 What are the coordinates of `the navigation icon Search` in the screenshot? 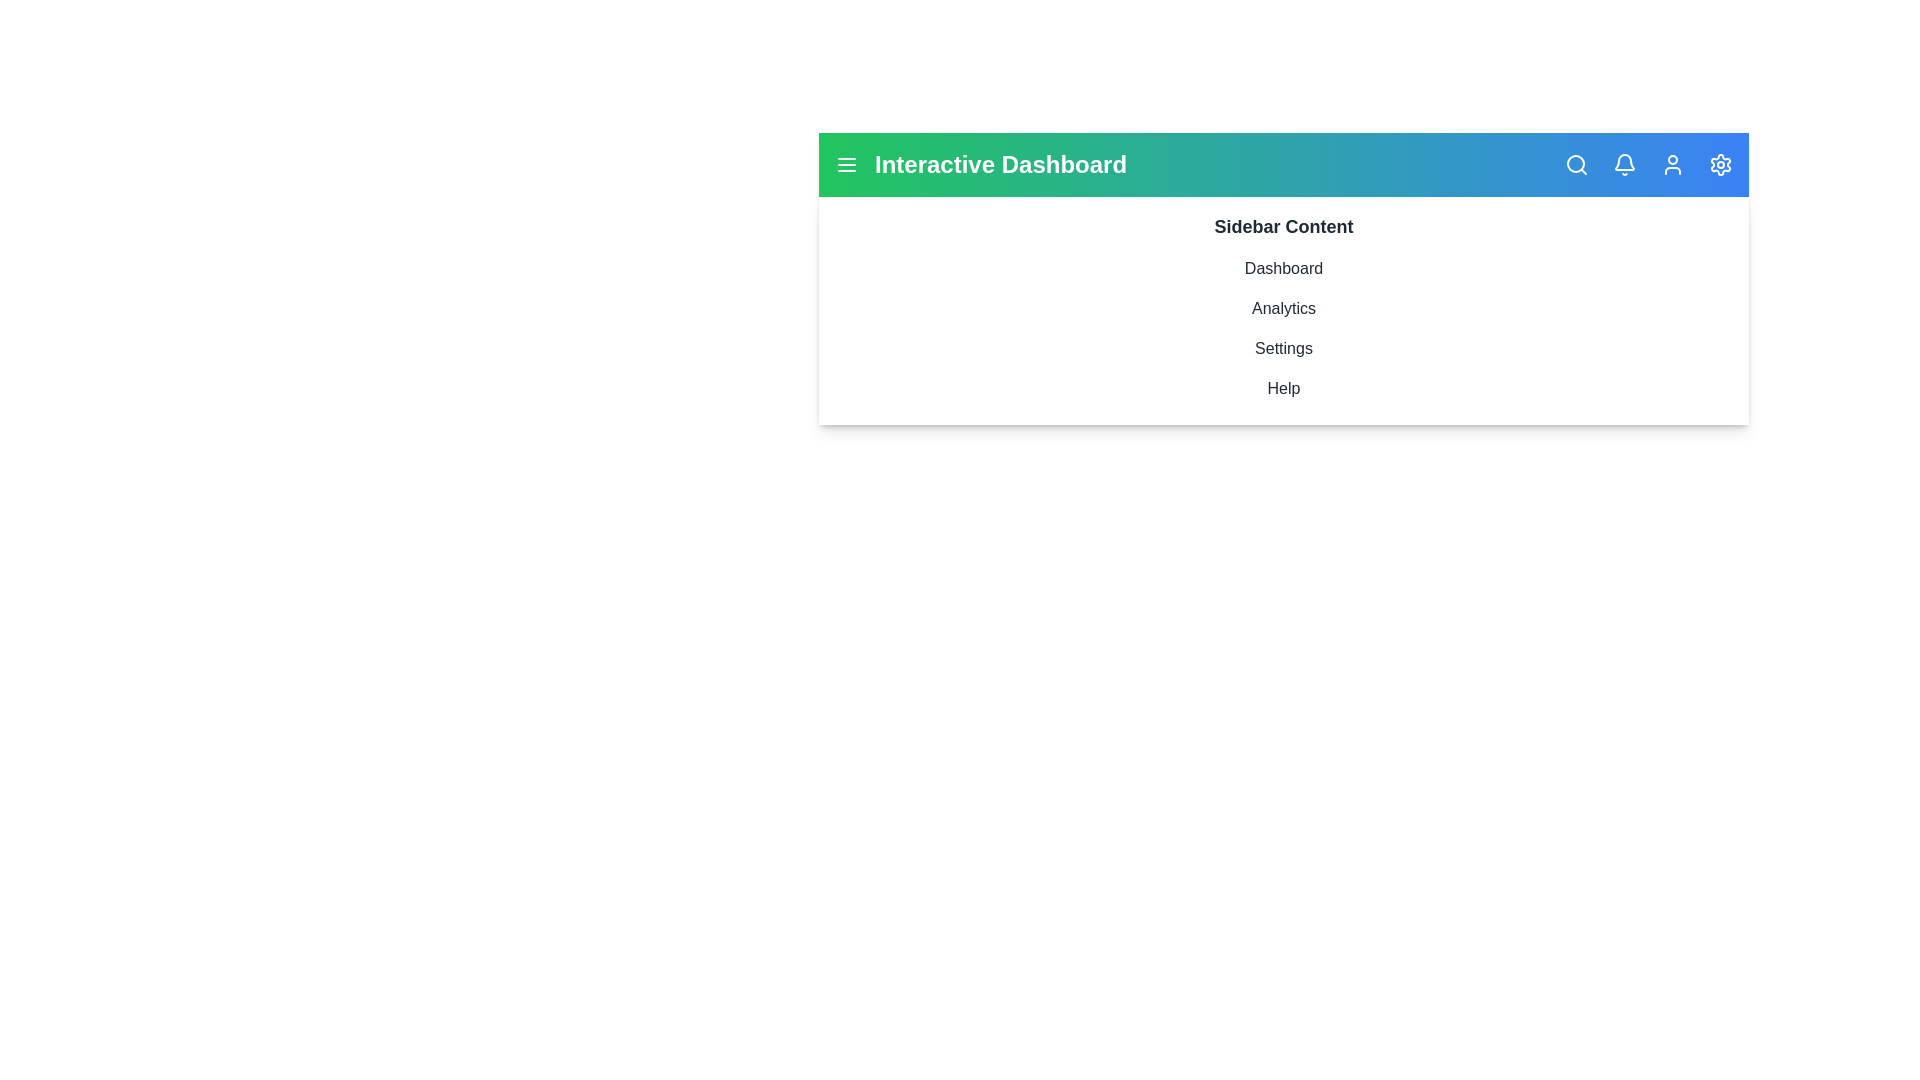 It's located at (1576, 164).